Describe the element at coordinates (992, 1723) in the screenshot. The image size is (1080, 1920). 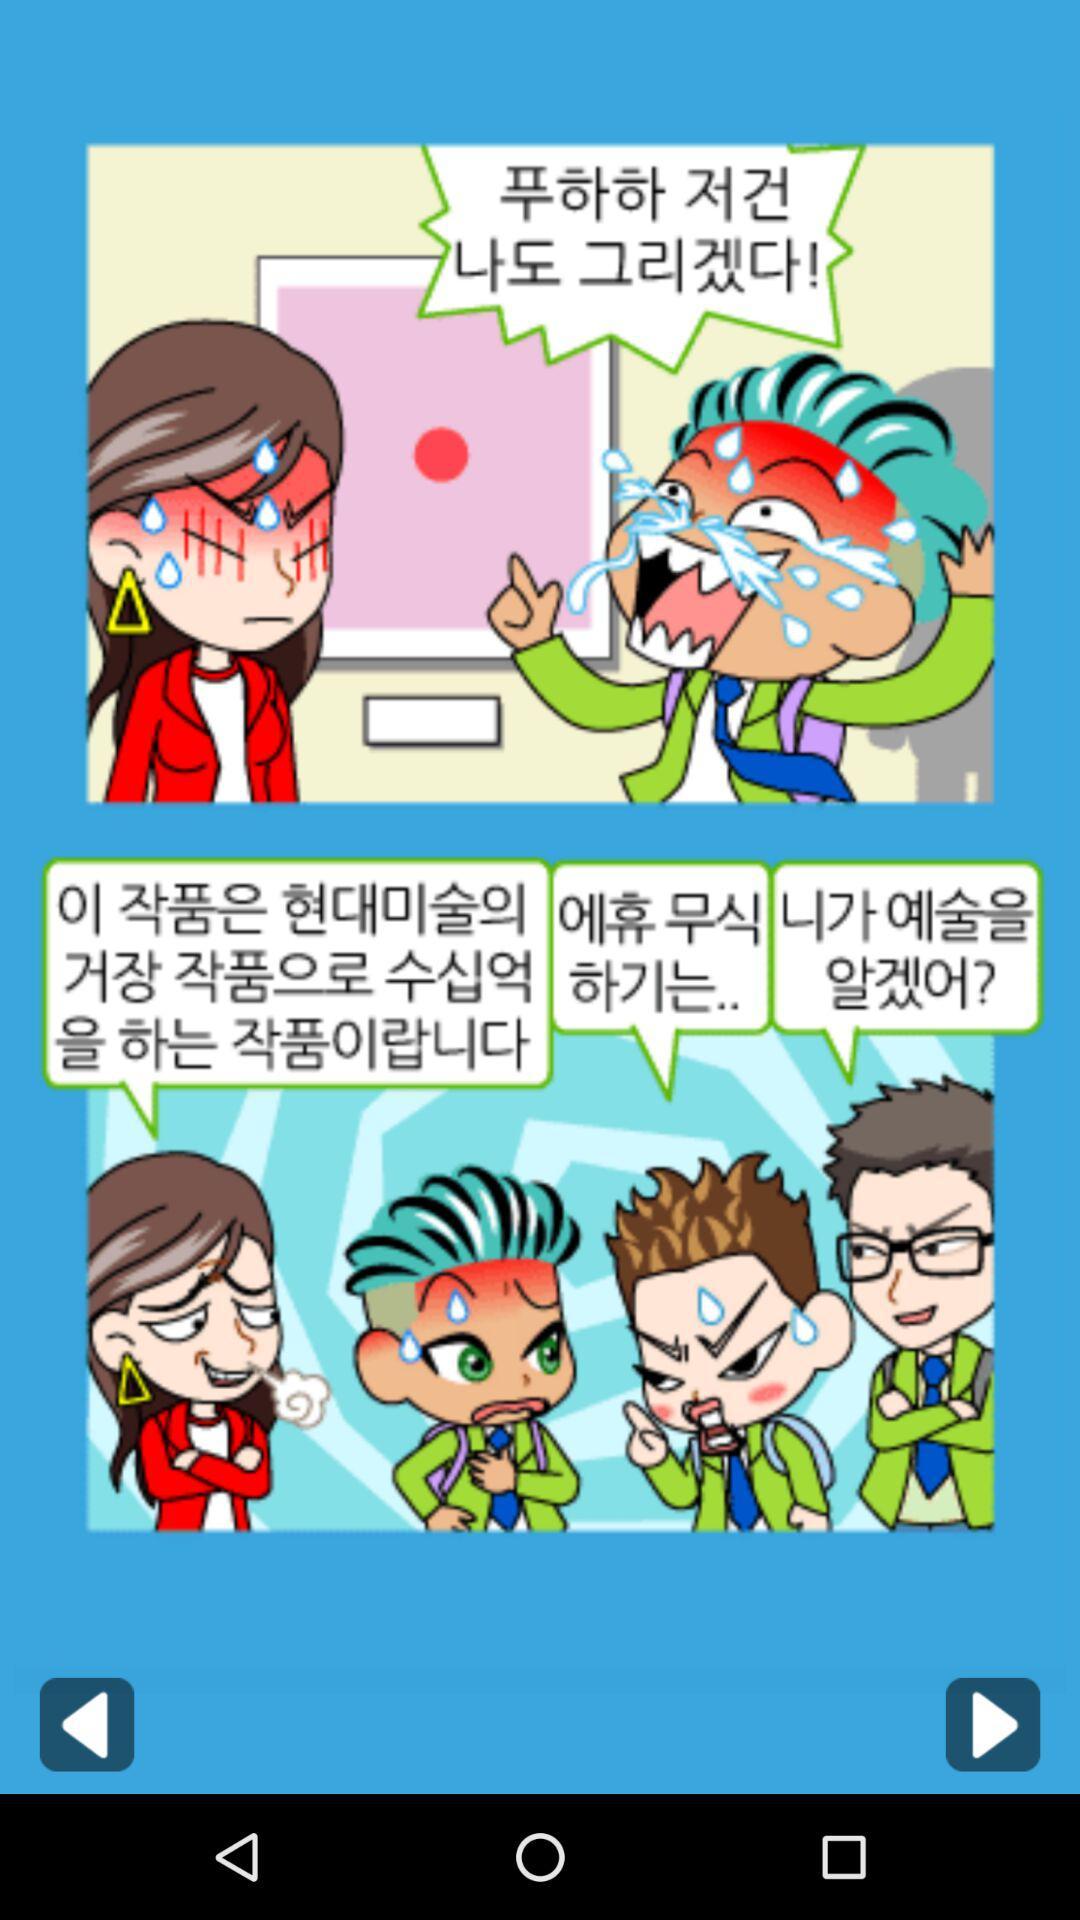
I see `go next` at that location.